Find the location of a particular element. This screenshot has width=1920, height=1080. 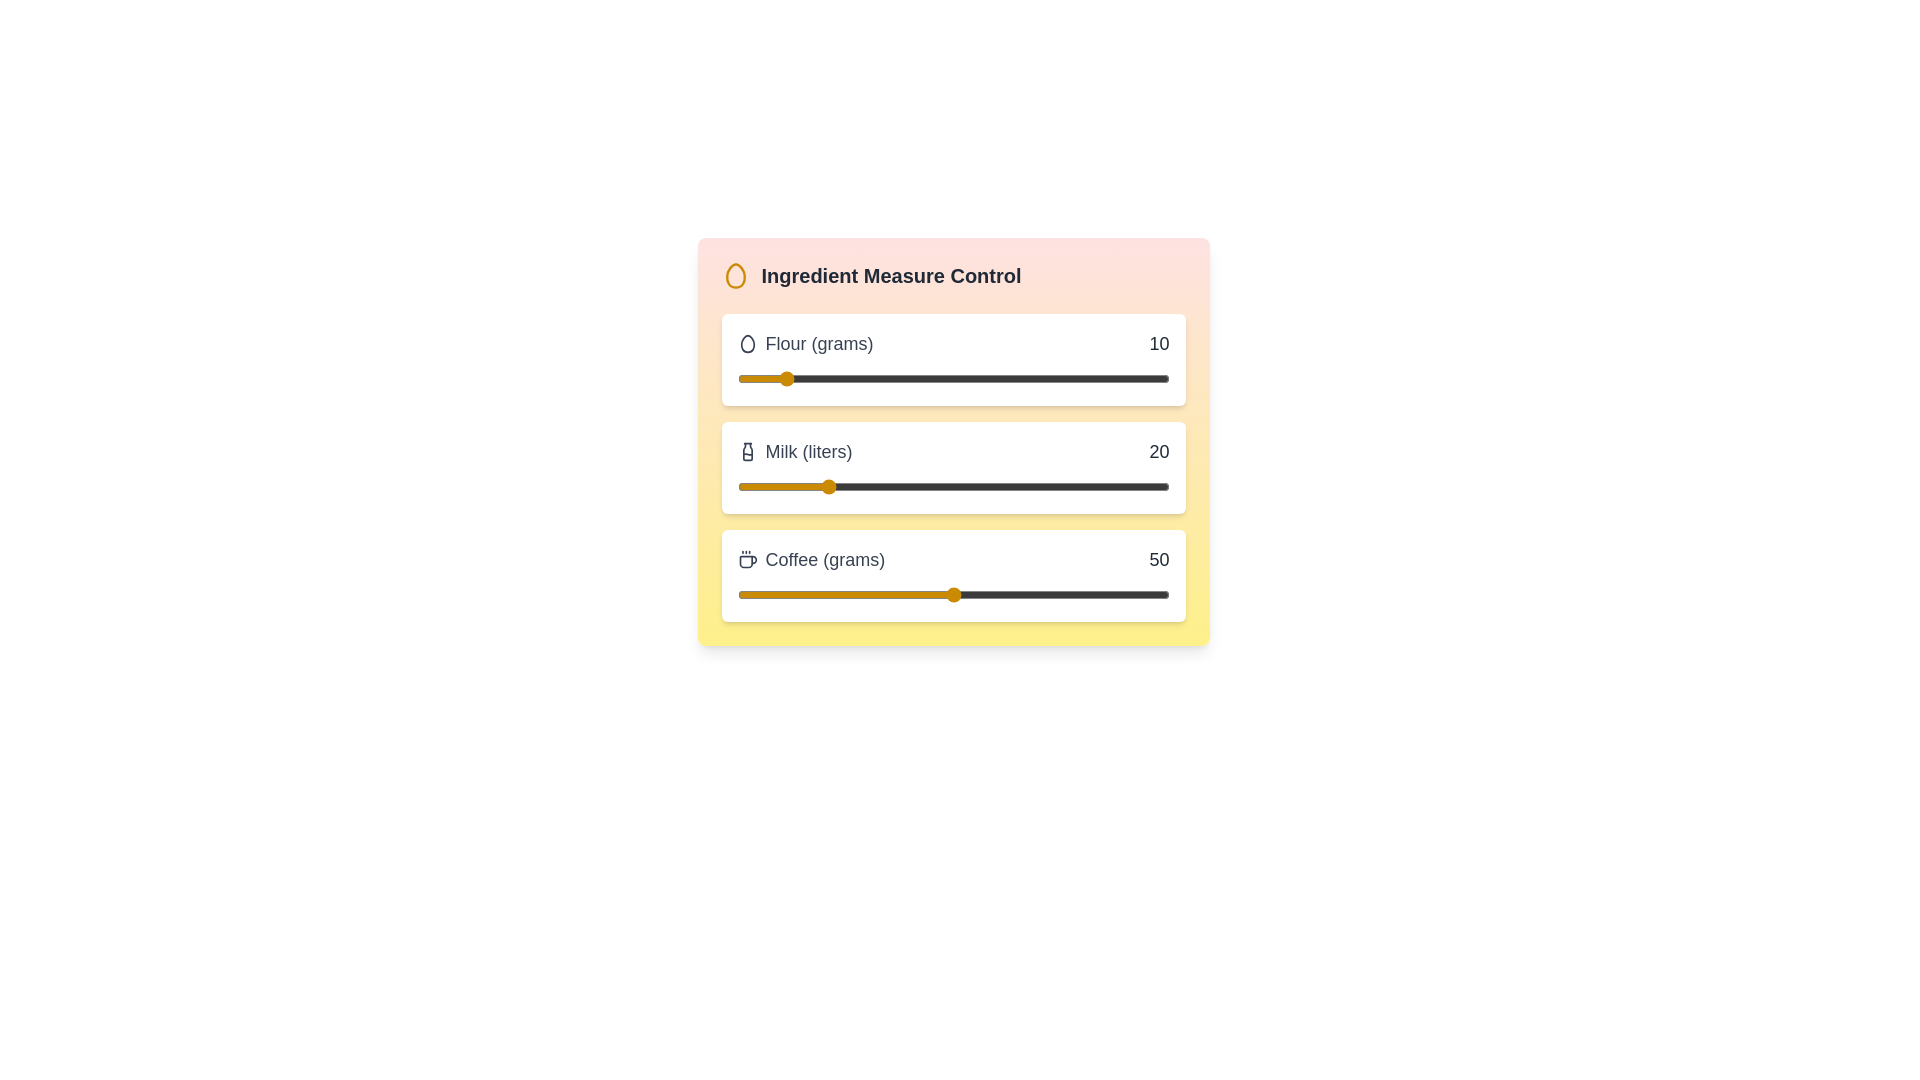

the milk slider is located at coordinates (956, 486).